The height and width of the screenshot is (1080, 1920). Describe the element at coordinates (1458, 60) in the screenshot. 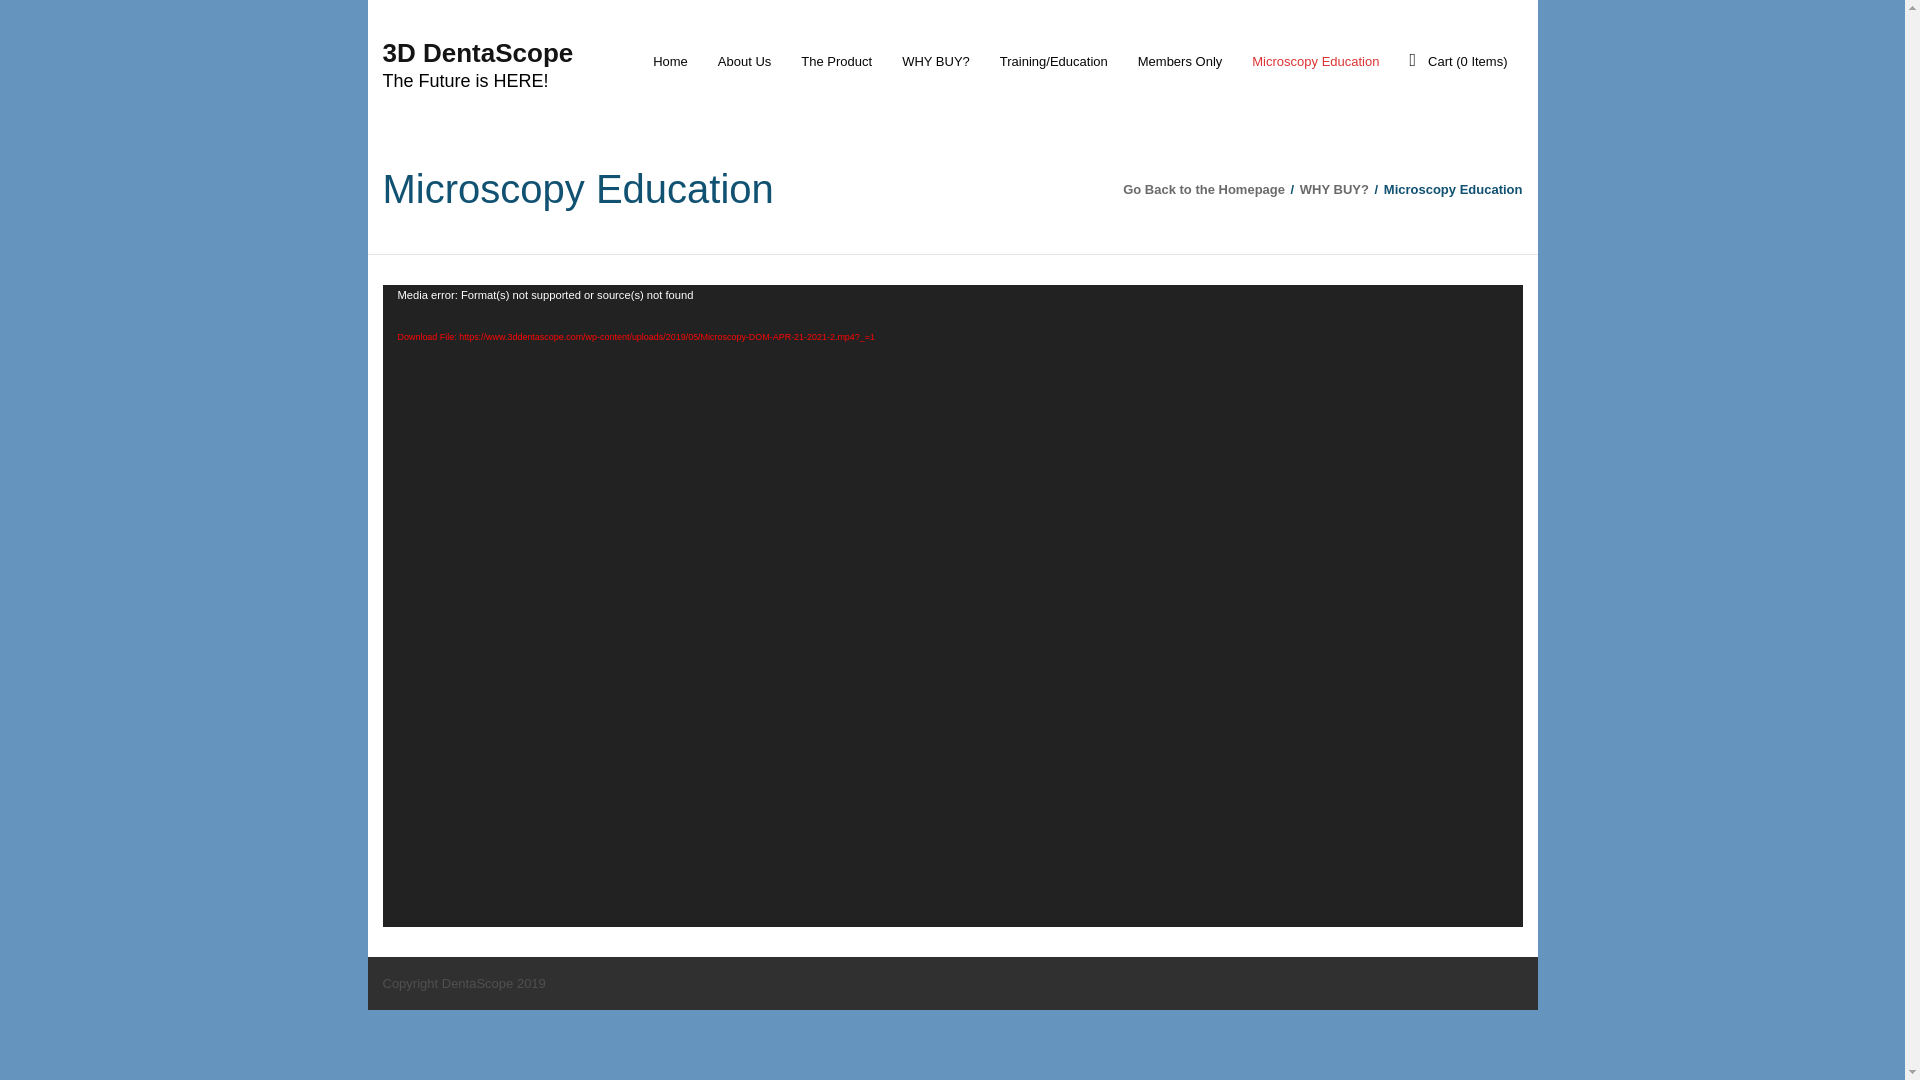

I see `'Cart (0 Items)'` at that location.